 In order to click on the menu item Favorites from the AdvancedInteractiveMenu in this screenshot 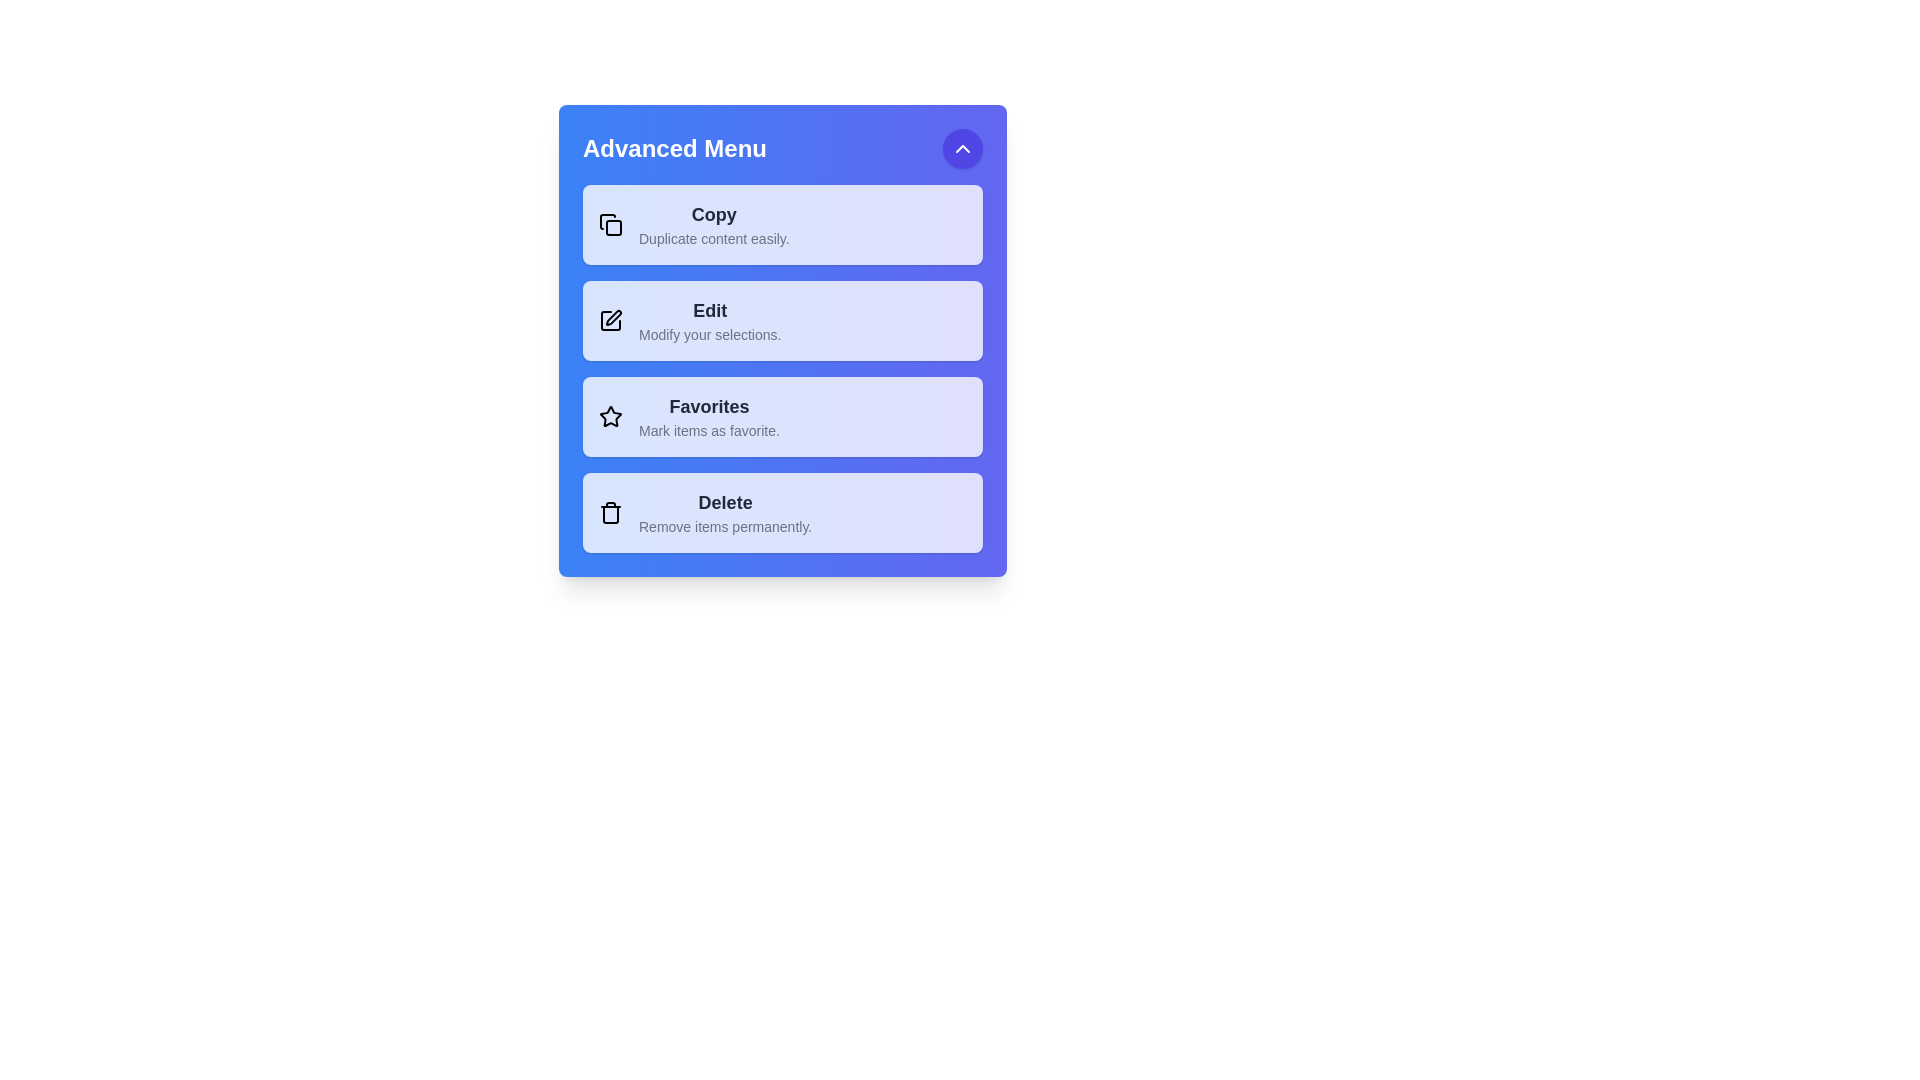, I will do `click(781, 415)`.